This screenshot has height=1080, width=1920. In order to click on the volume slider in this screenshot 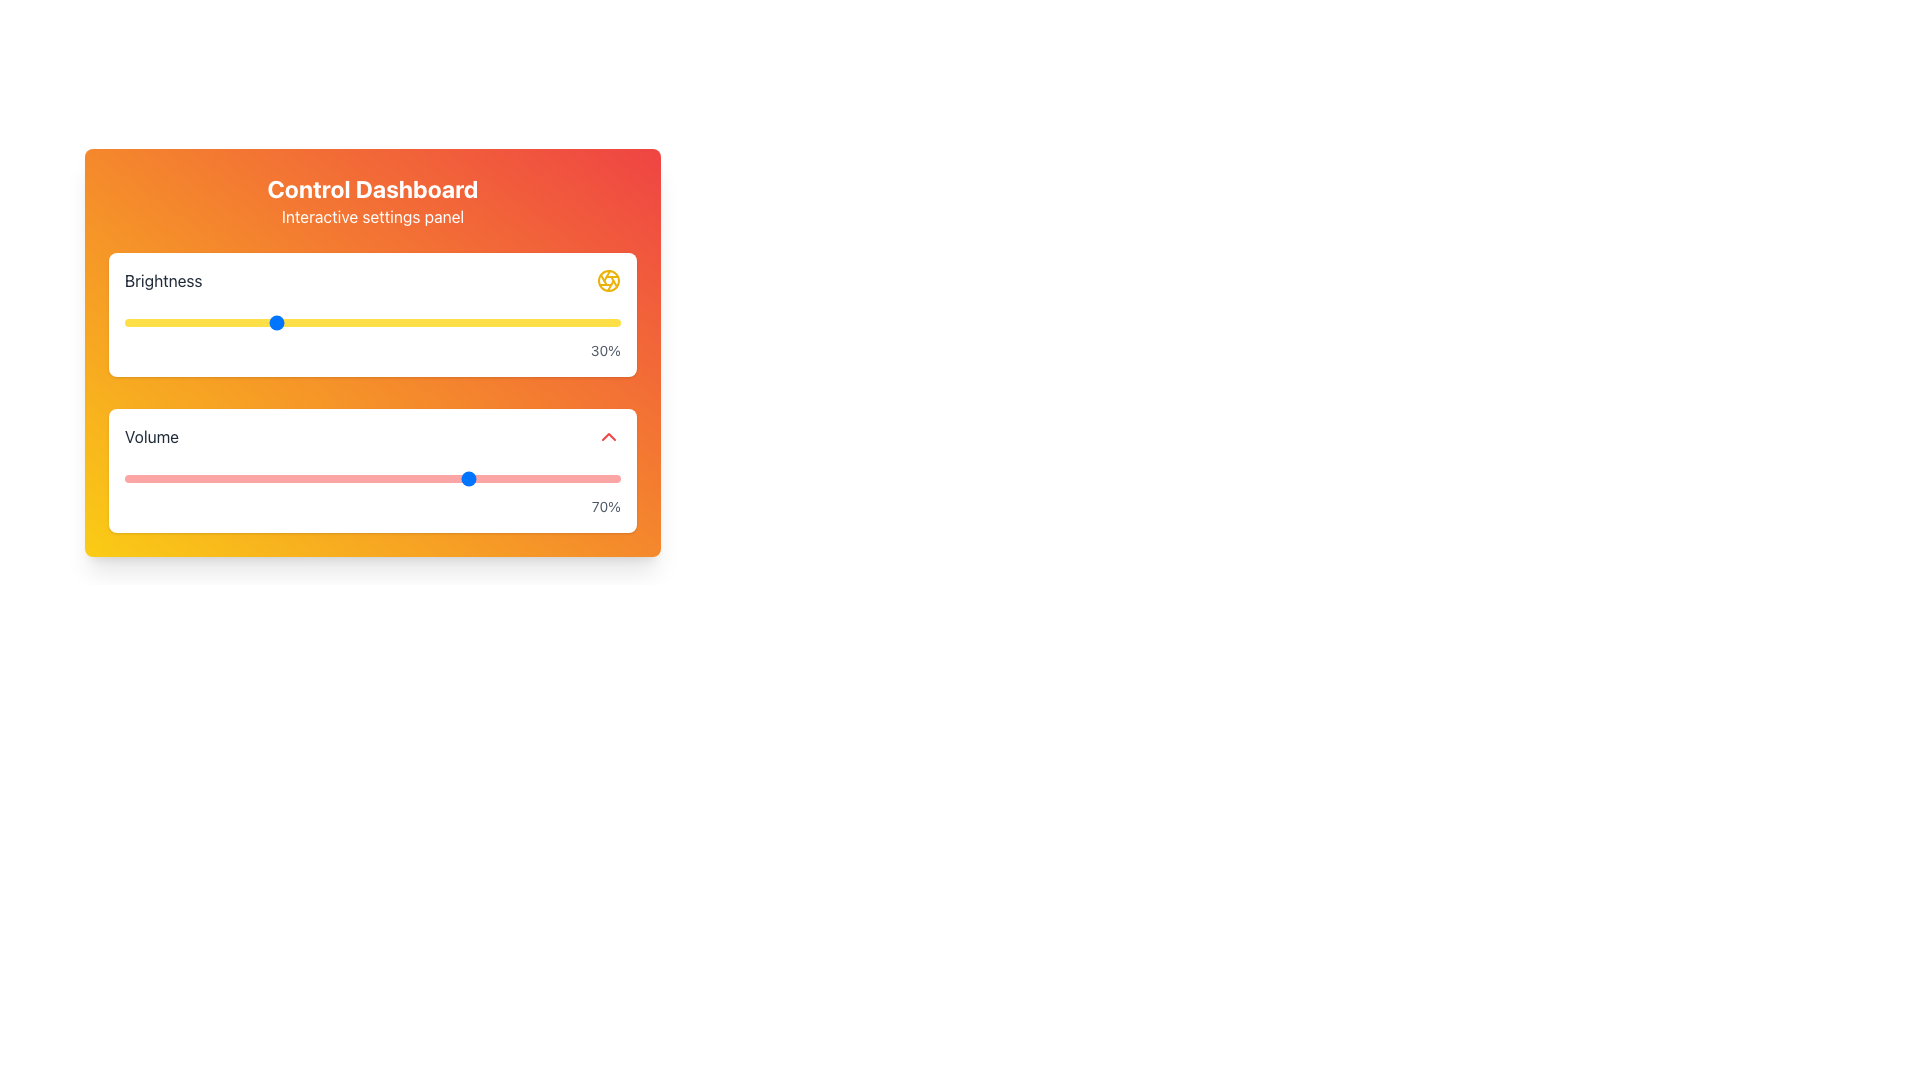, I will do `click(363, 478)`.